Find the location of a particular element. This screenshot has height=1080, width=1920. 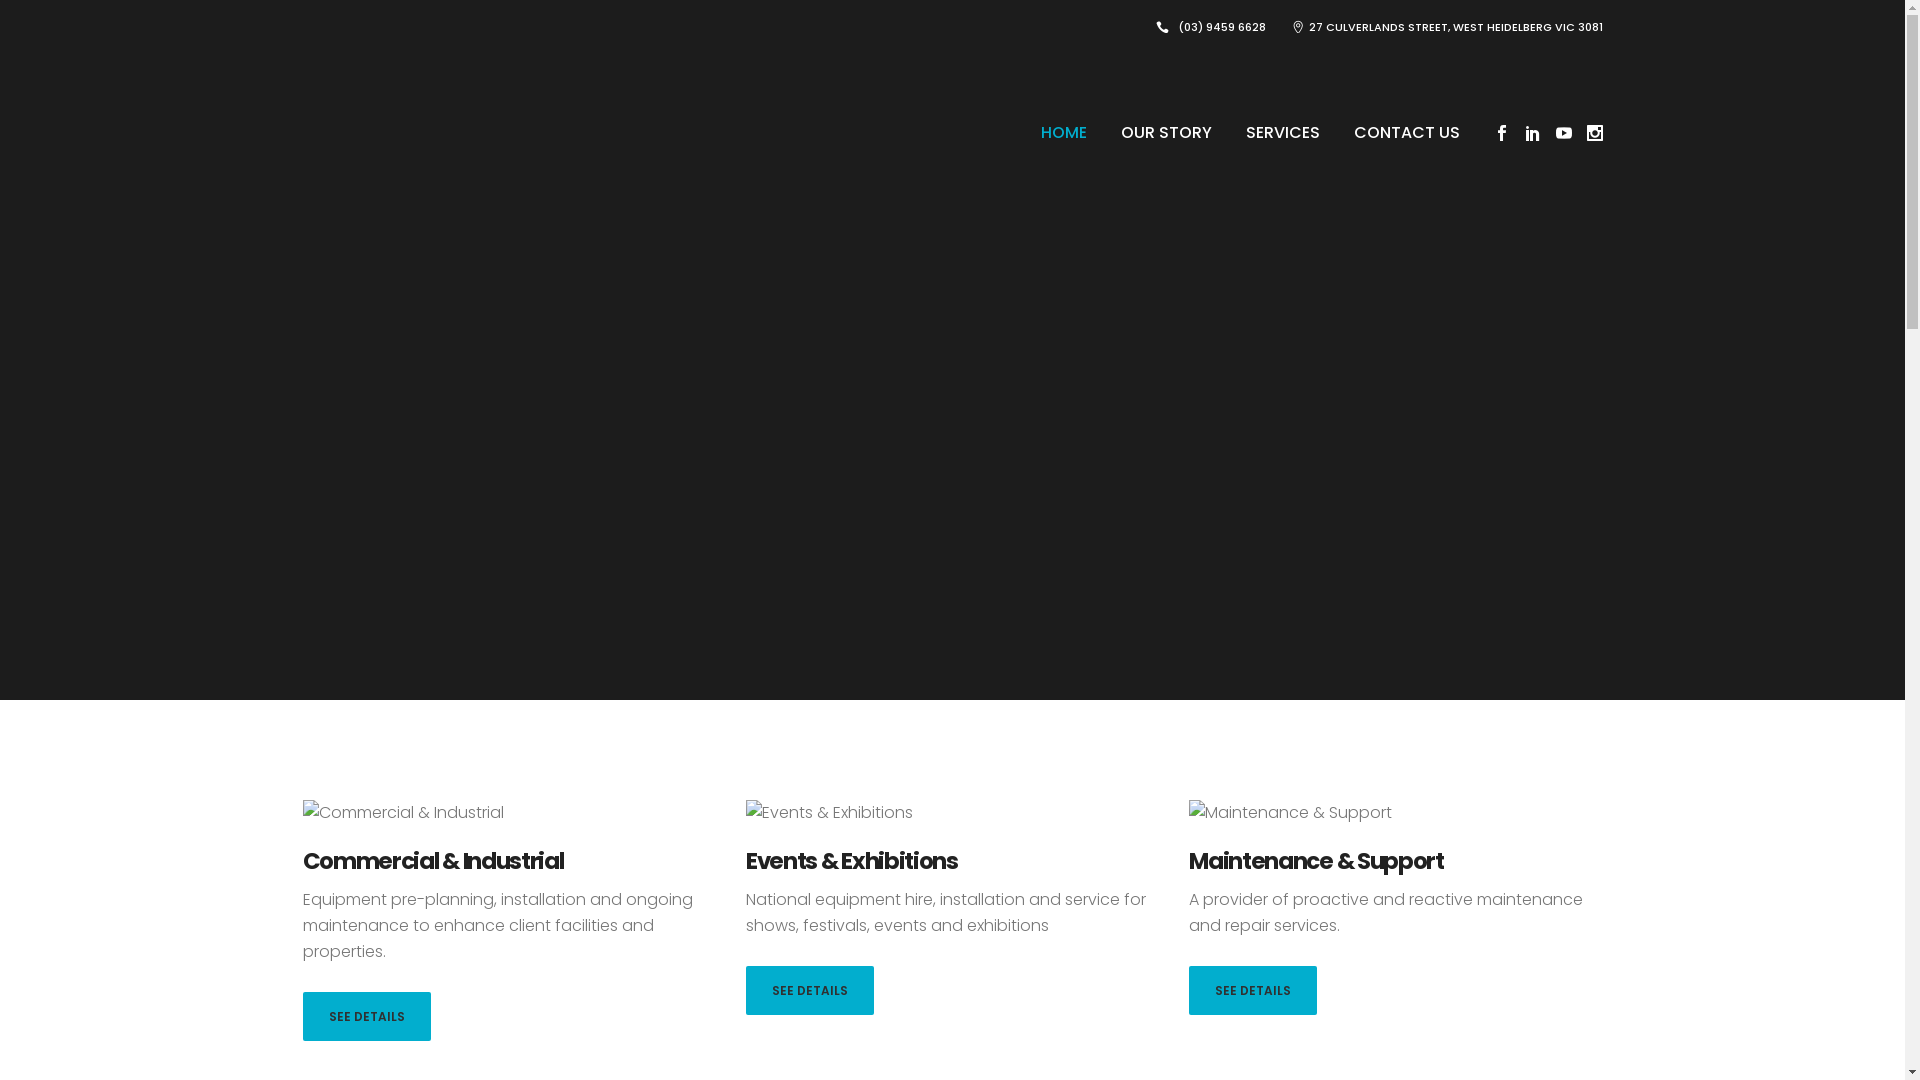

'HOME' is located at coordinates (1063, 132).